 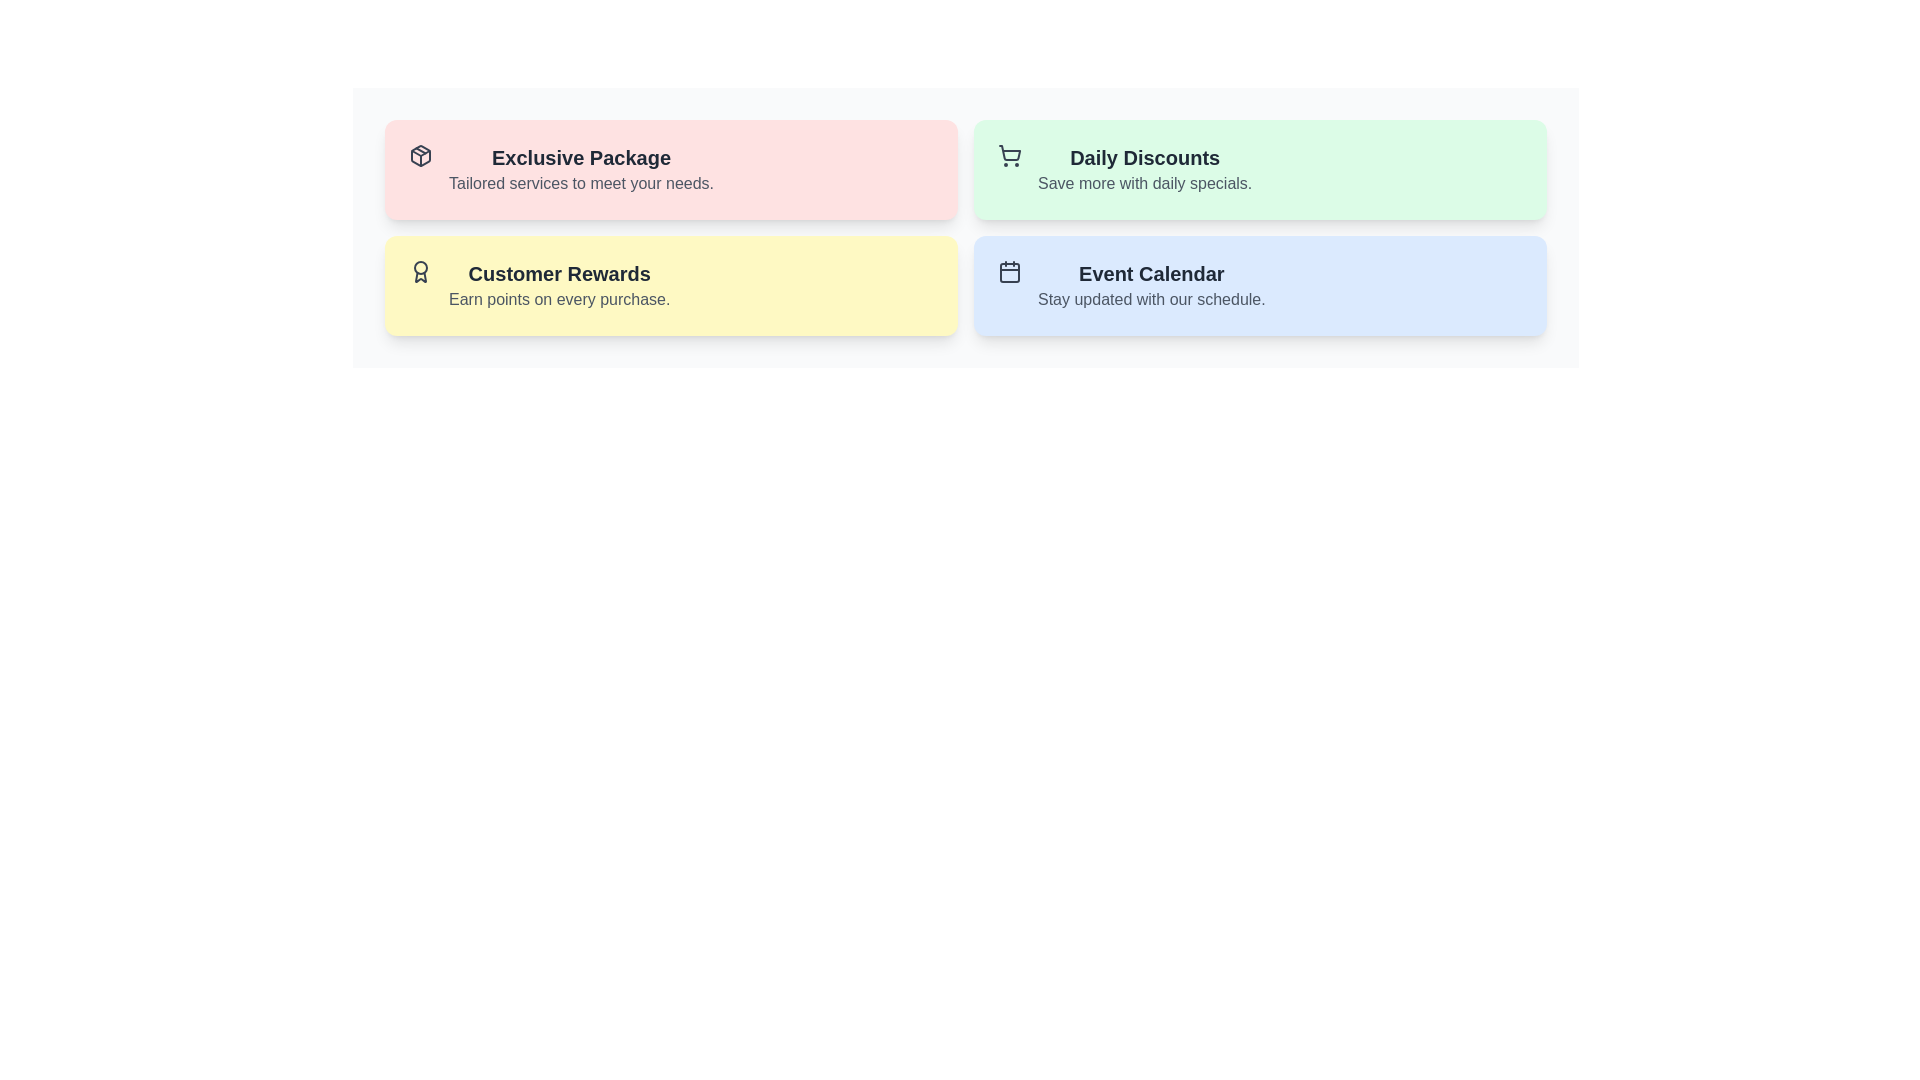 What do you see at coordinates (1151, 300) in the screenshot?
I see `the text label reading 'Stay updated with our schedule.' which is located beneath the 'Event Calendar' heading` at bounding box center [1151, 300].